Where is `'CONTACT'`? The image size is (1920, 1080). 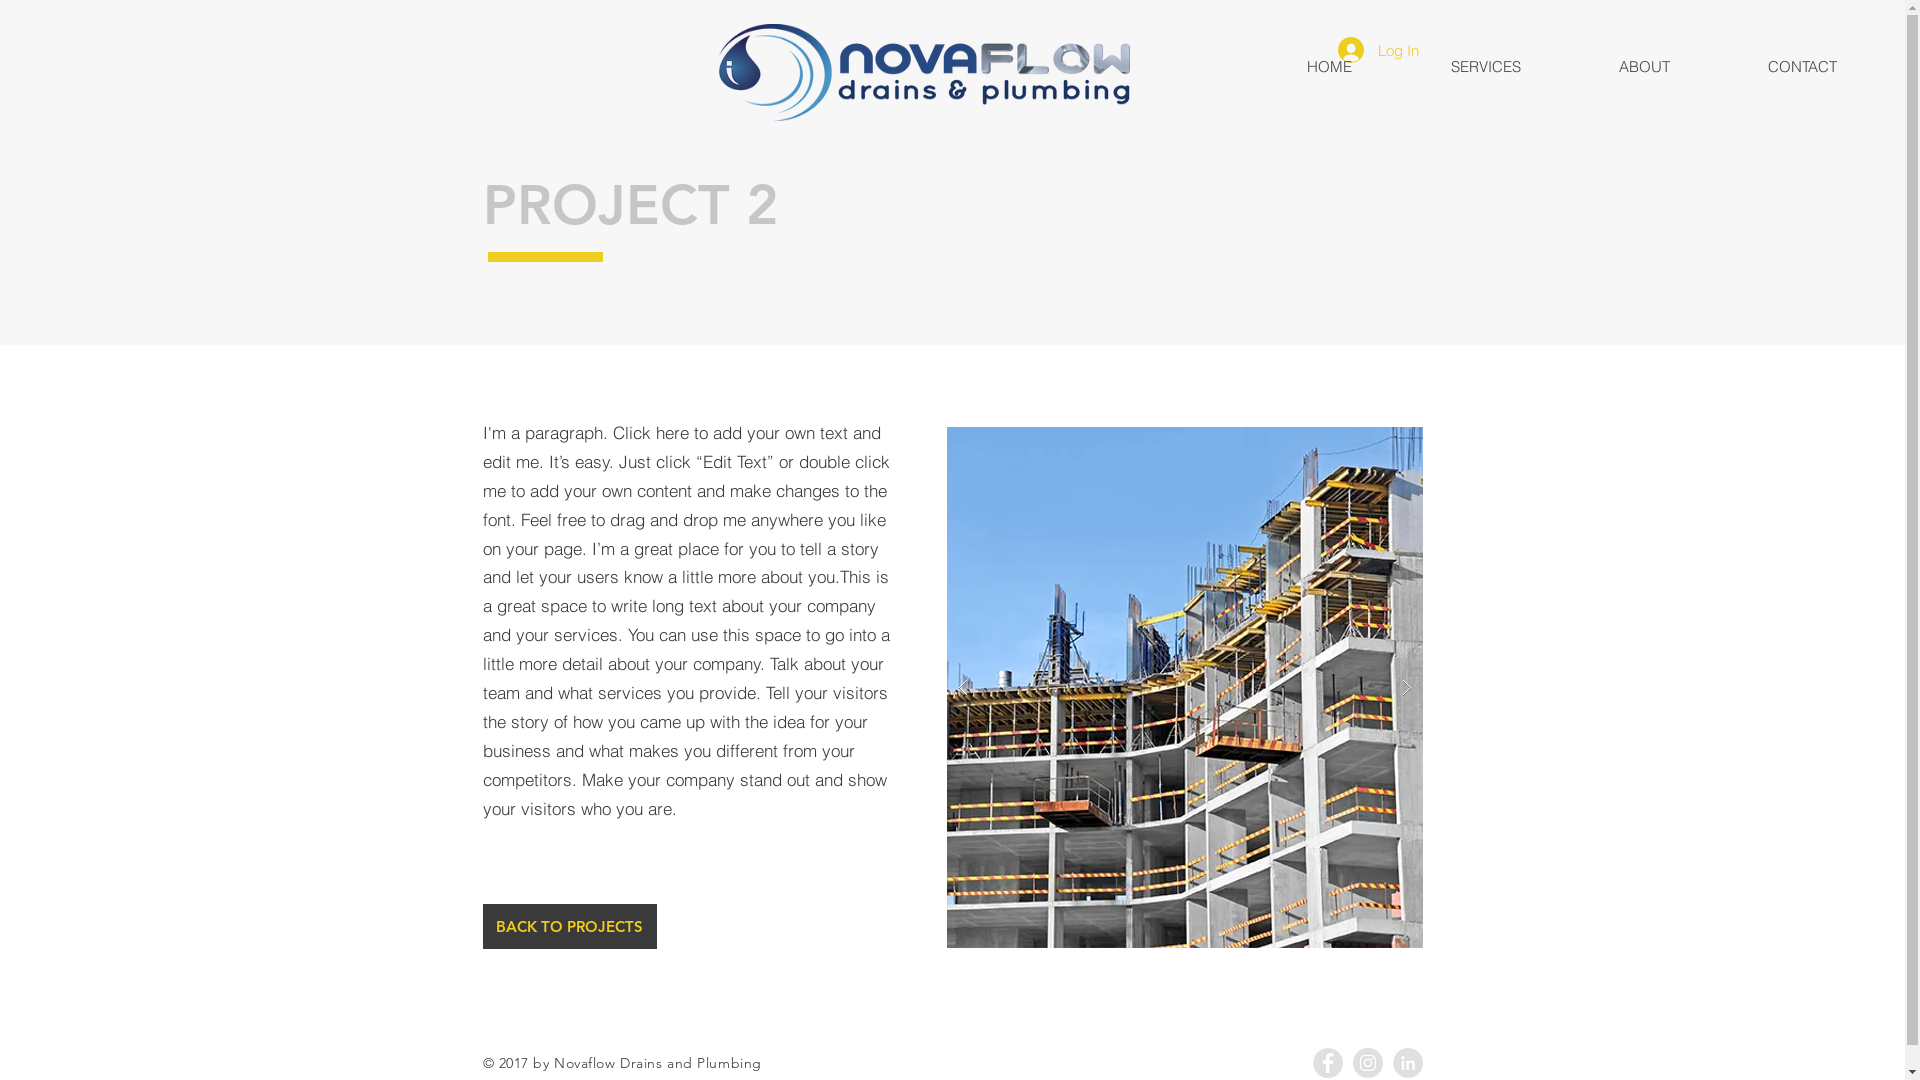 'CONTACT' is located at coordinates (1717, 65).